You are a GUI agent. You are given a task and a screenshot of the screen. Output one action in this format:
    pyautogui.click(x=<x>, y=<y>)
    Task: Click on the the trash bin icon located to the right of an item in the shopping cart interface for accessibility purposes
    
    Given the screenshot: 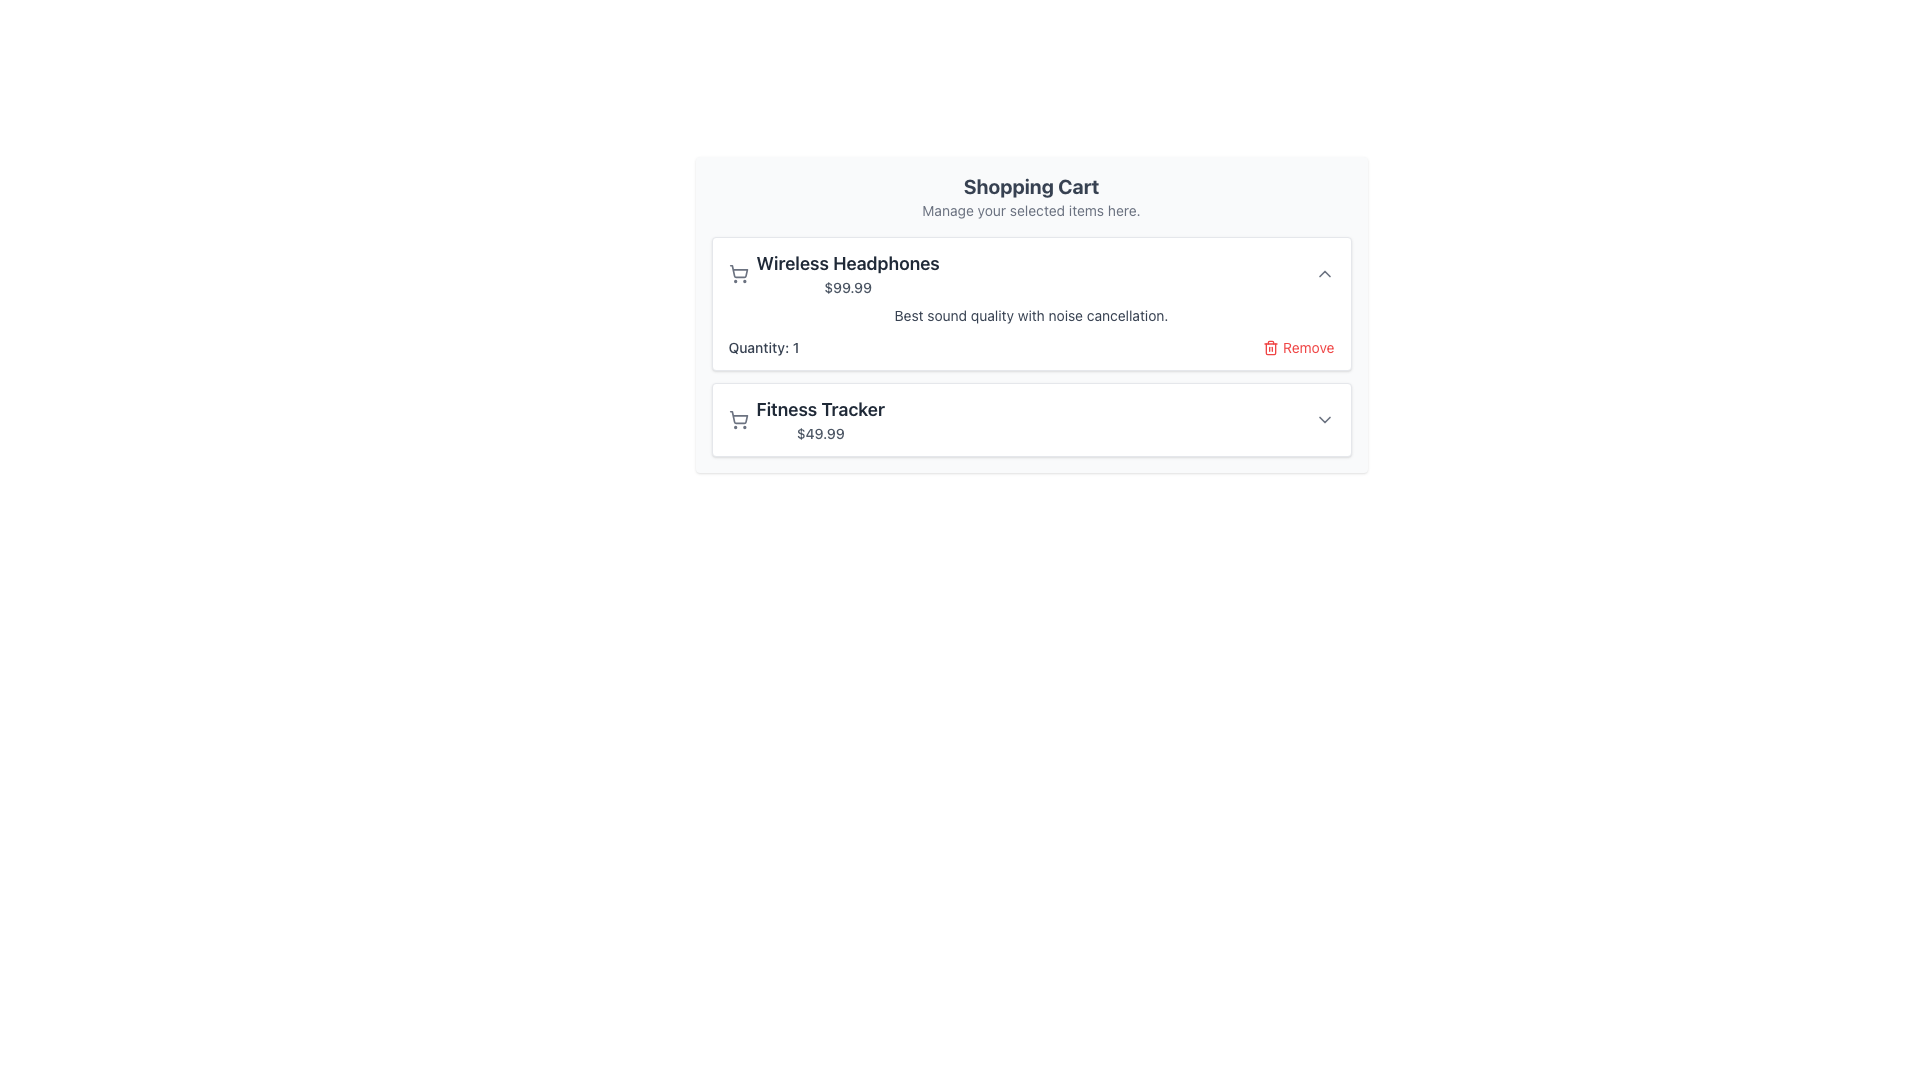 What is the action you would take?
    pyautogui.click(x=1270, y=346)
    